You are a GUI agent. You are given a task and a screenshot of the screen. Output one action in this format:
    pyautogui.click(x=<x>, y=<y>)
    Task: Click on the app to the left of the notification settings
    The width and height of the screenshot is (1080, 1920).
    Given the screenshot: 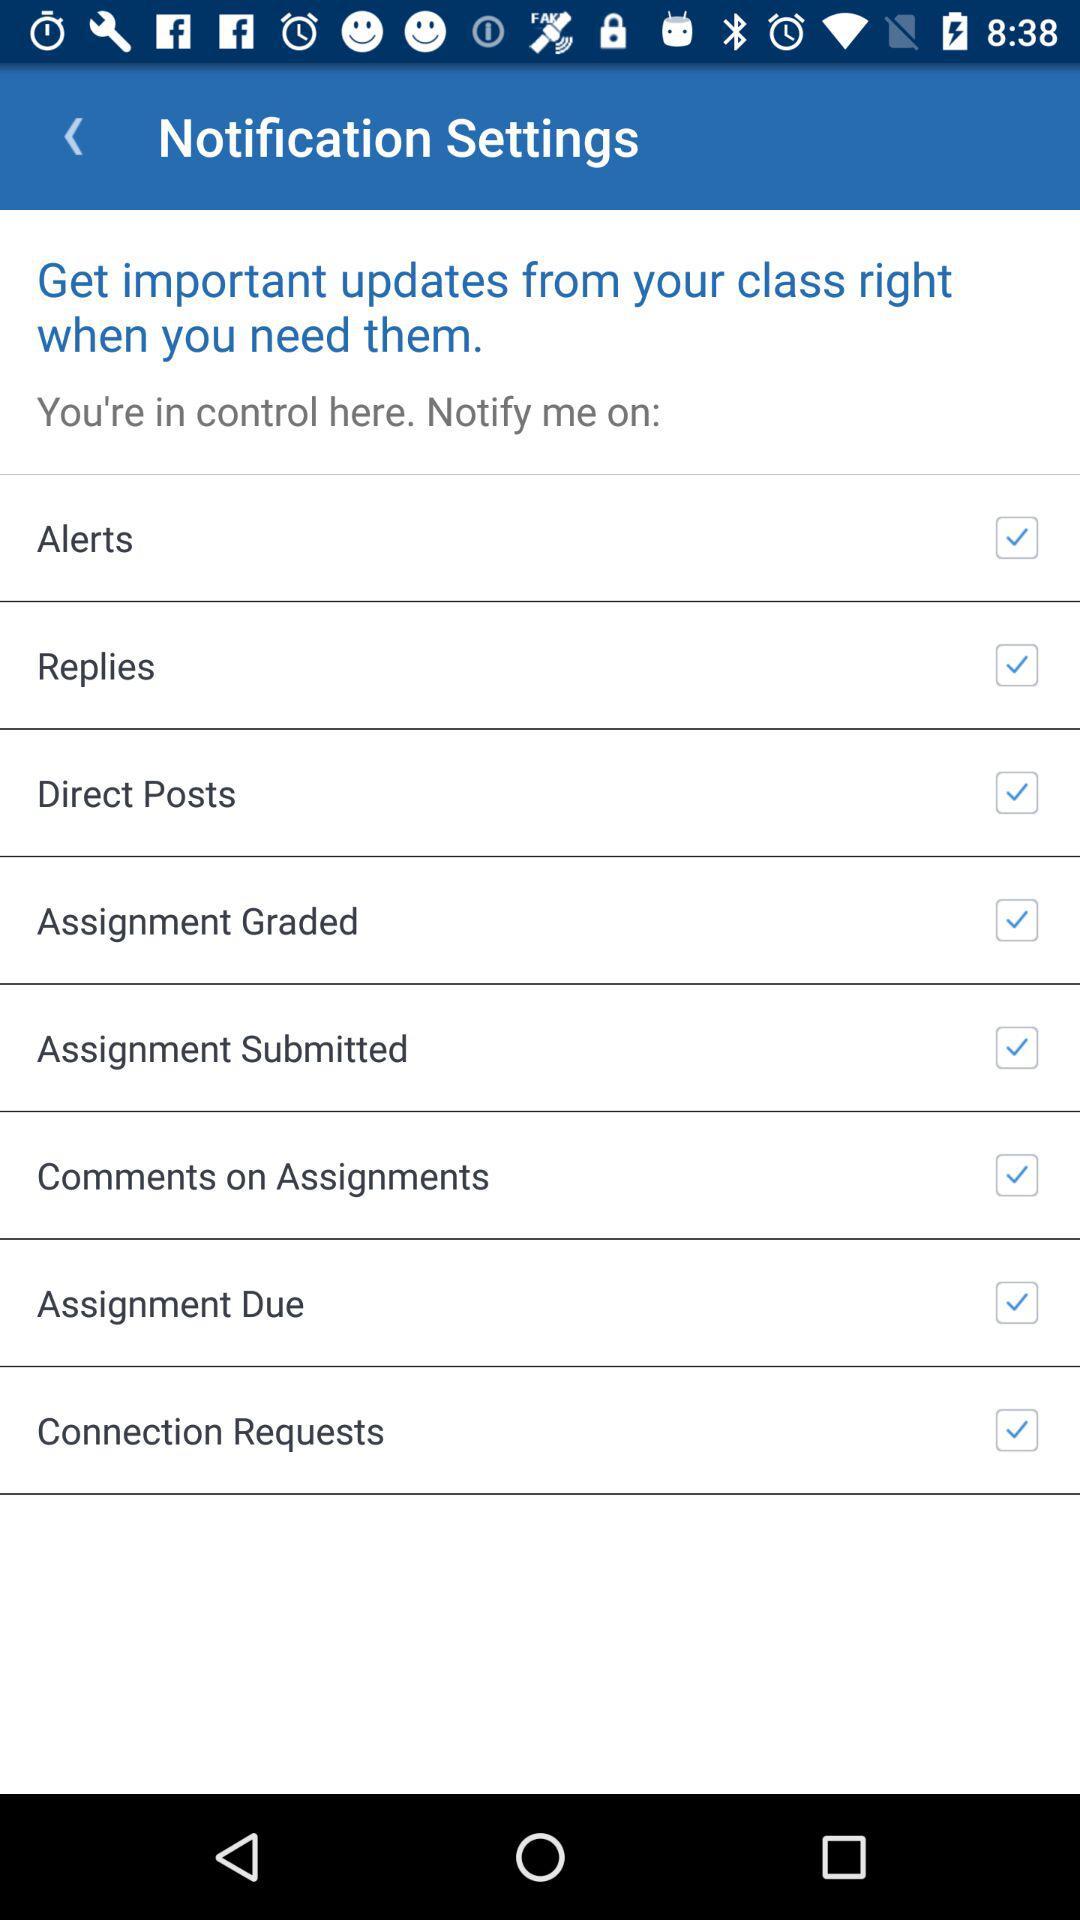 What is the action you would take?
    pyautogui.click(x=72, y=135)
    